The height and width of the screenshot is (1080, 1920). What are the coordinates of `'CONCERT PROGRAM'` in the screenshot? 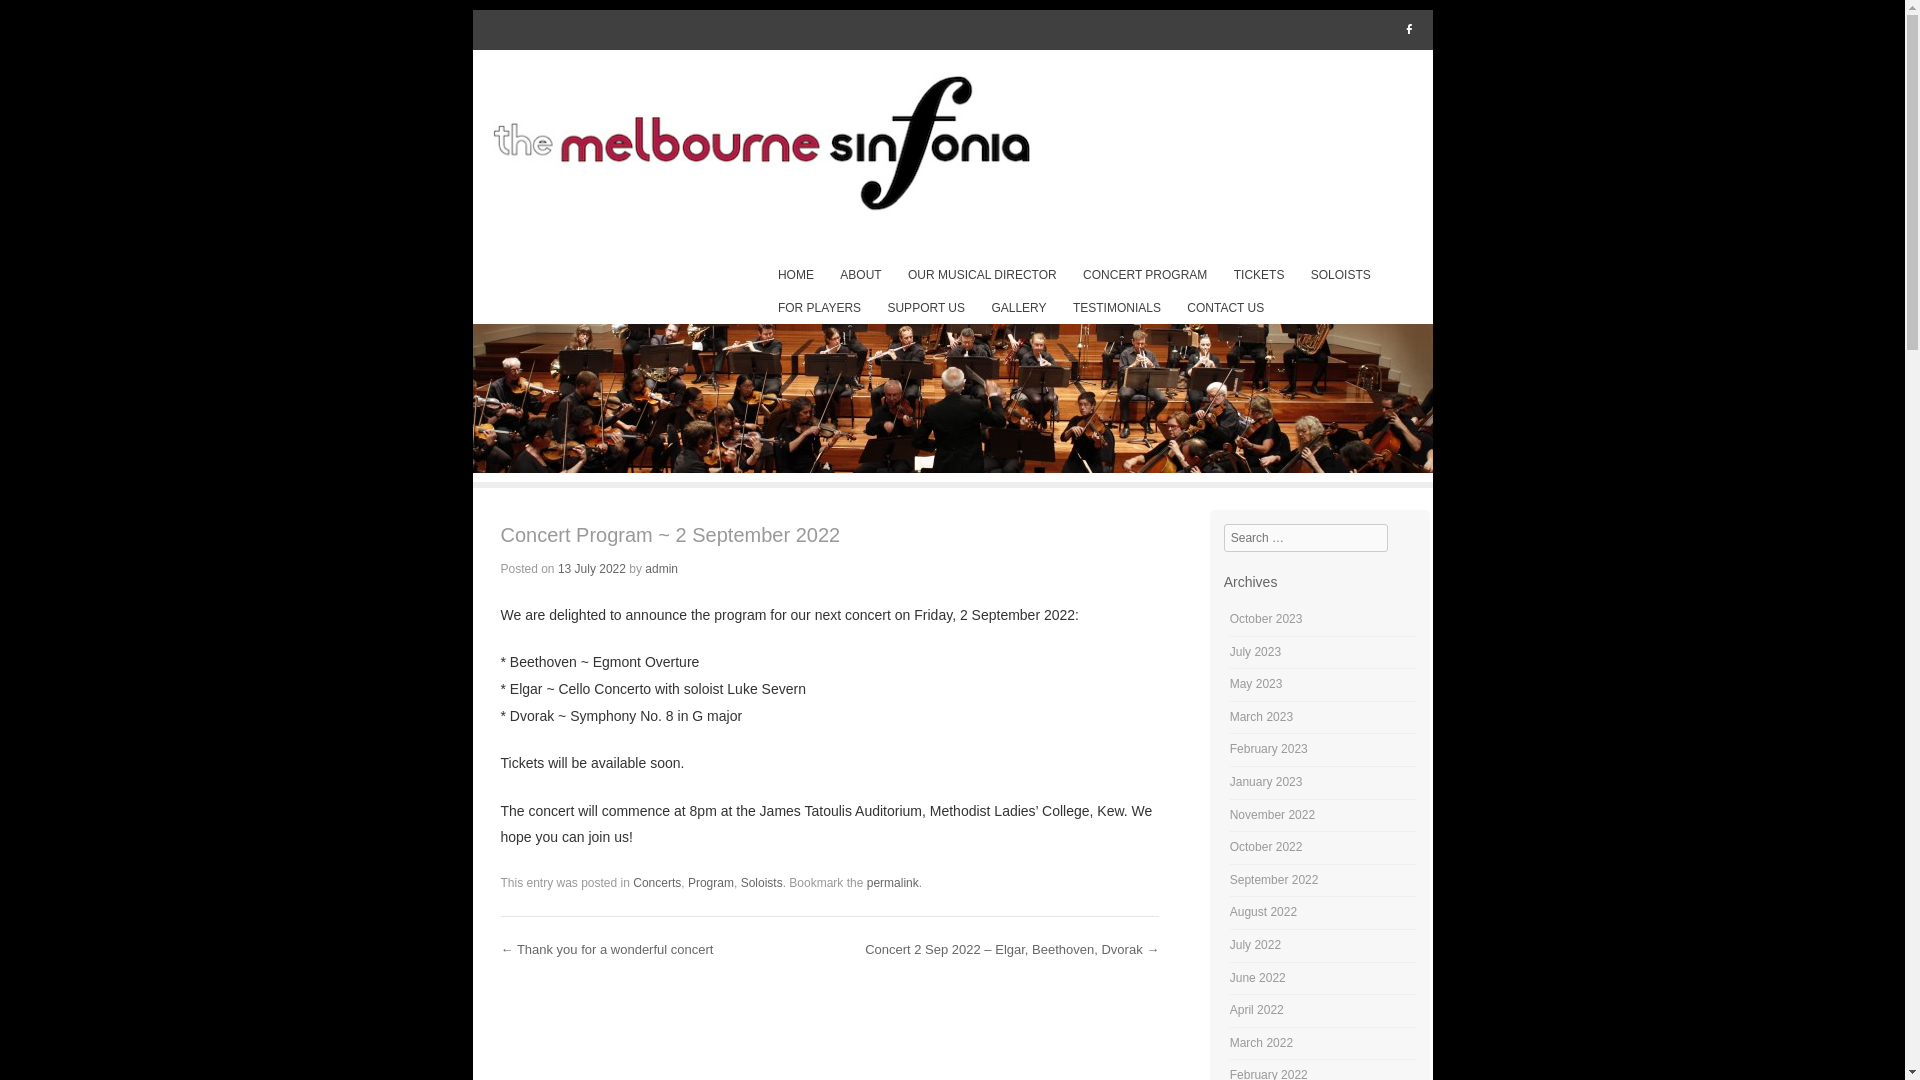 It's located at (1145, 276).